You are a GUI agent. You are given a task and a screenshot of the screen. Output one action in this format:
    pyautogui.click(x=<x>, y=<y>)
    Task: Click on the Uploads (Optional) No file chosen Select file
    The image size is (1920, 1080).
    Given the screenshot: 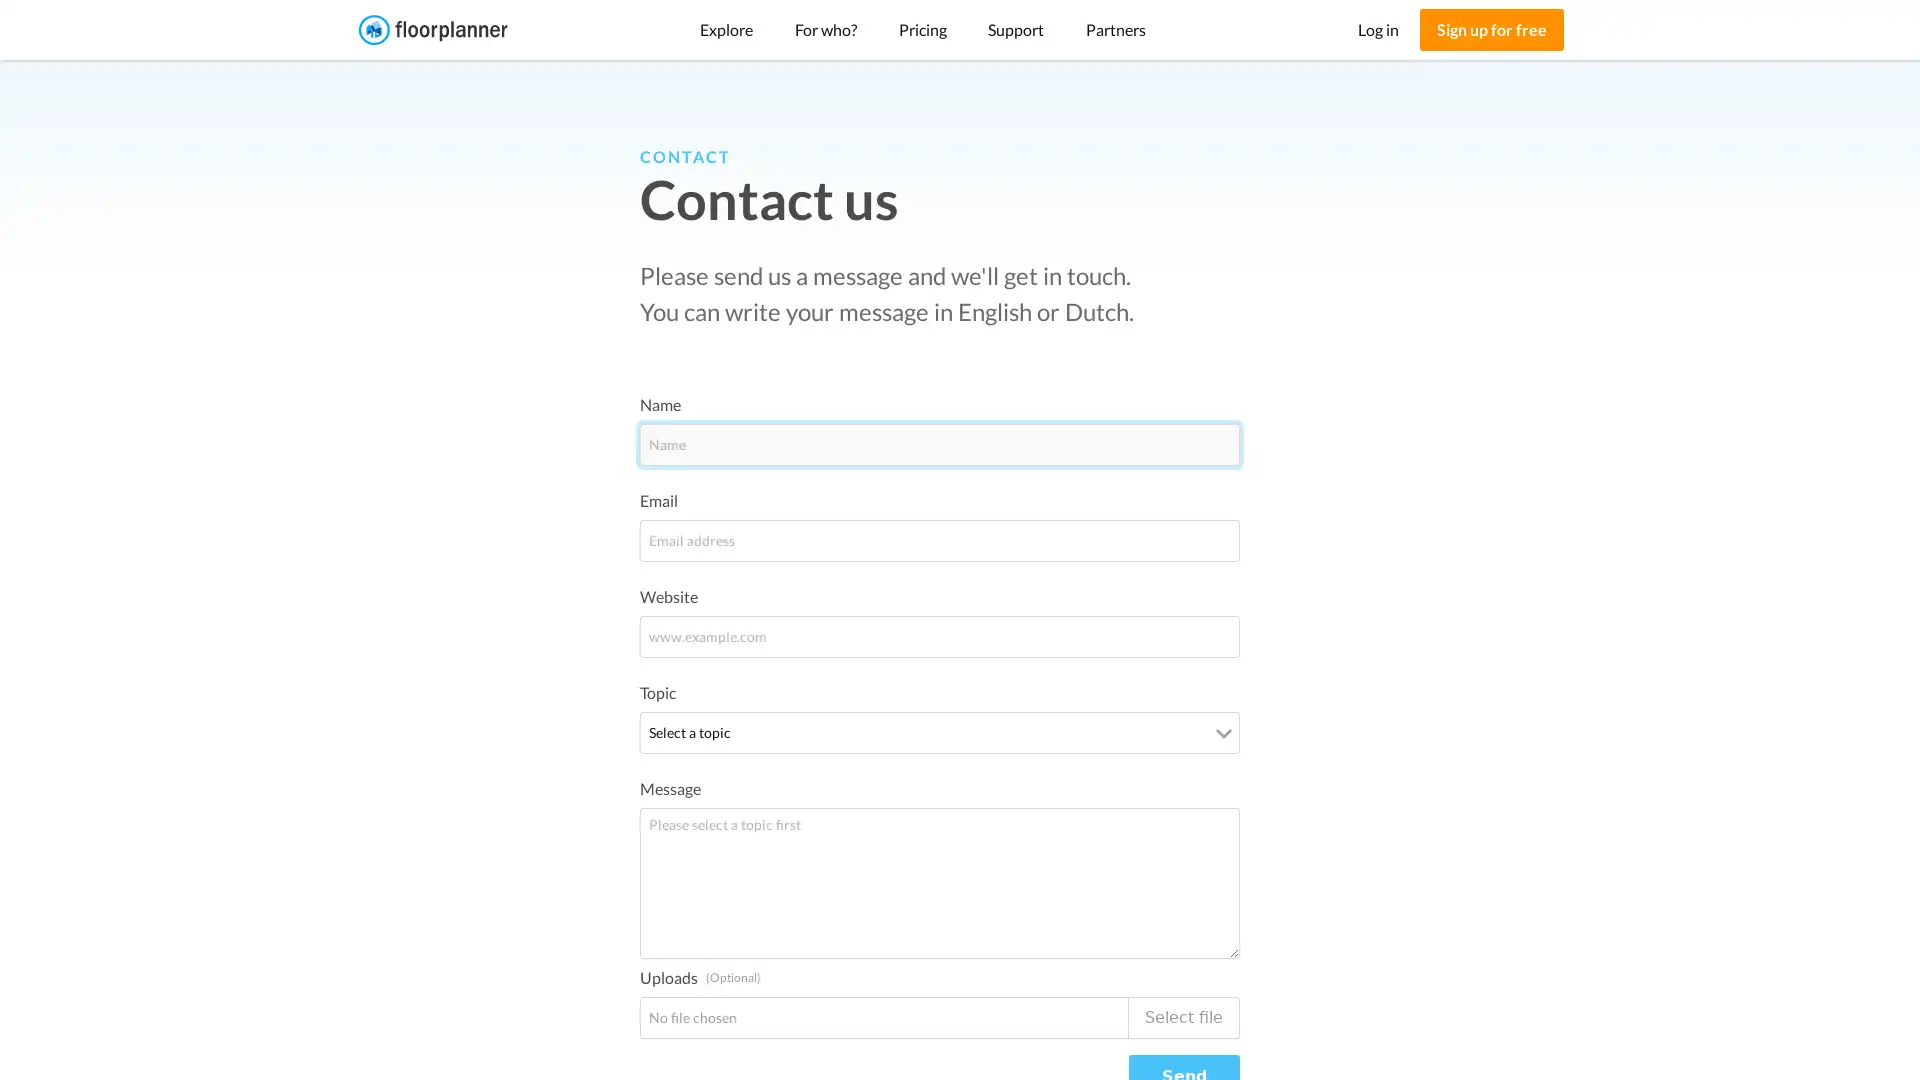 What is the action you would take?
    pyautogui.click(x=939, y=1017)
    